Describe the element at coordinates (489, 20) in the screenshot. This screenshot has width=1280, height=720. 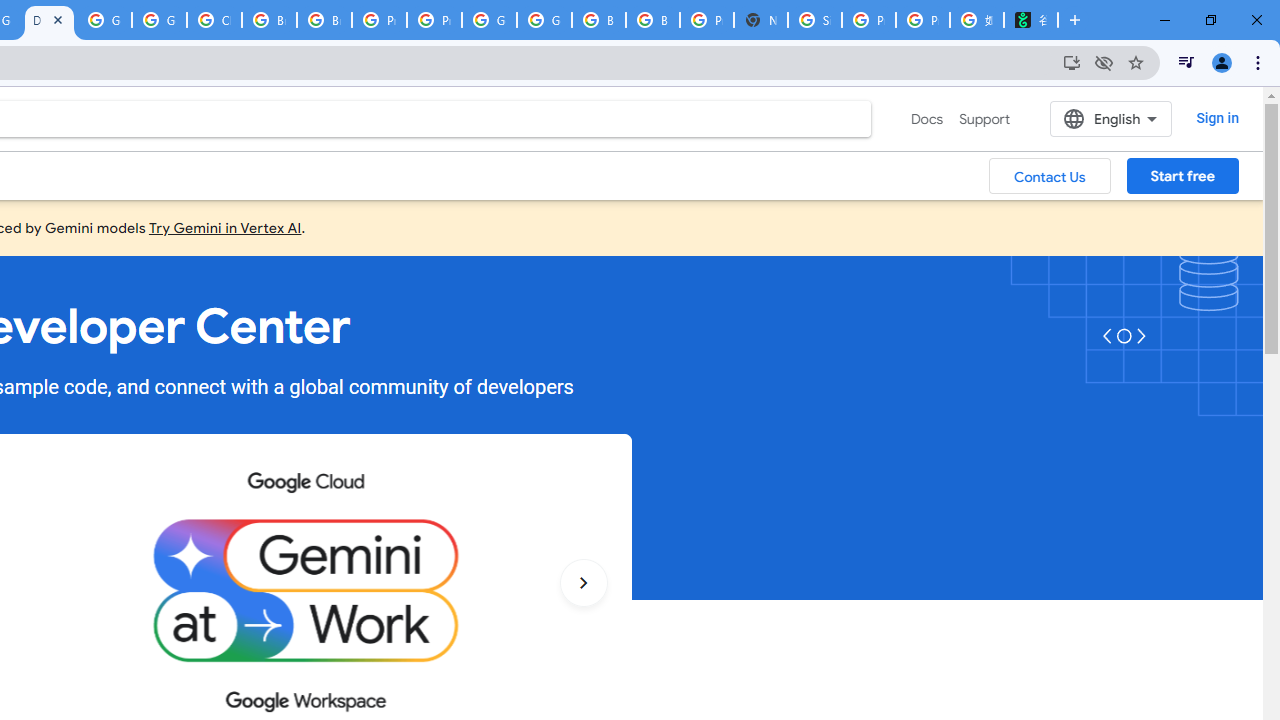
I see `'Google Cloud Platform'` at that location.